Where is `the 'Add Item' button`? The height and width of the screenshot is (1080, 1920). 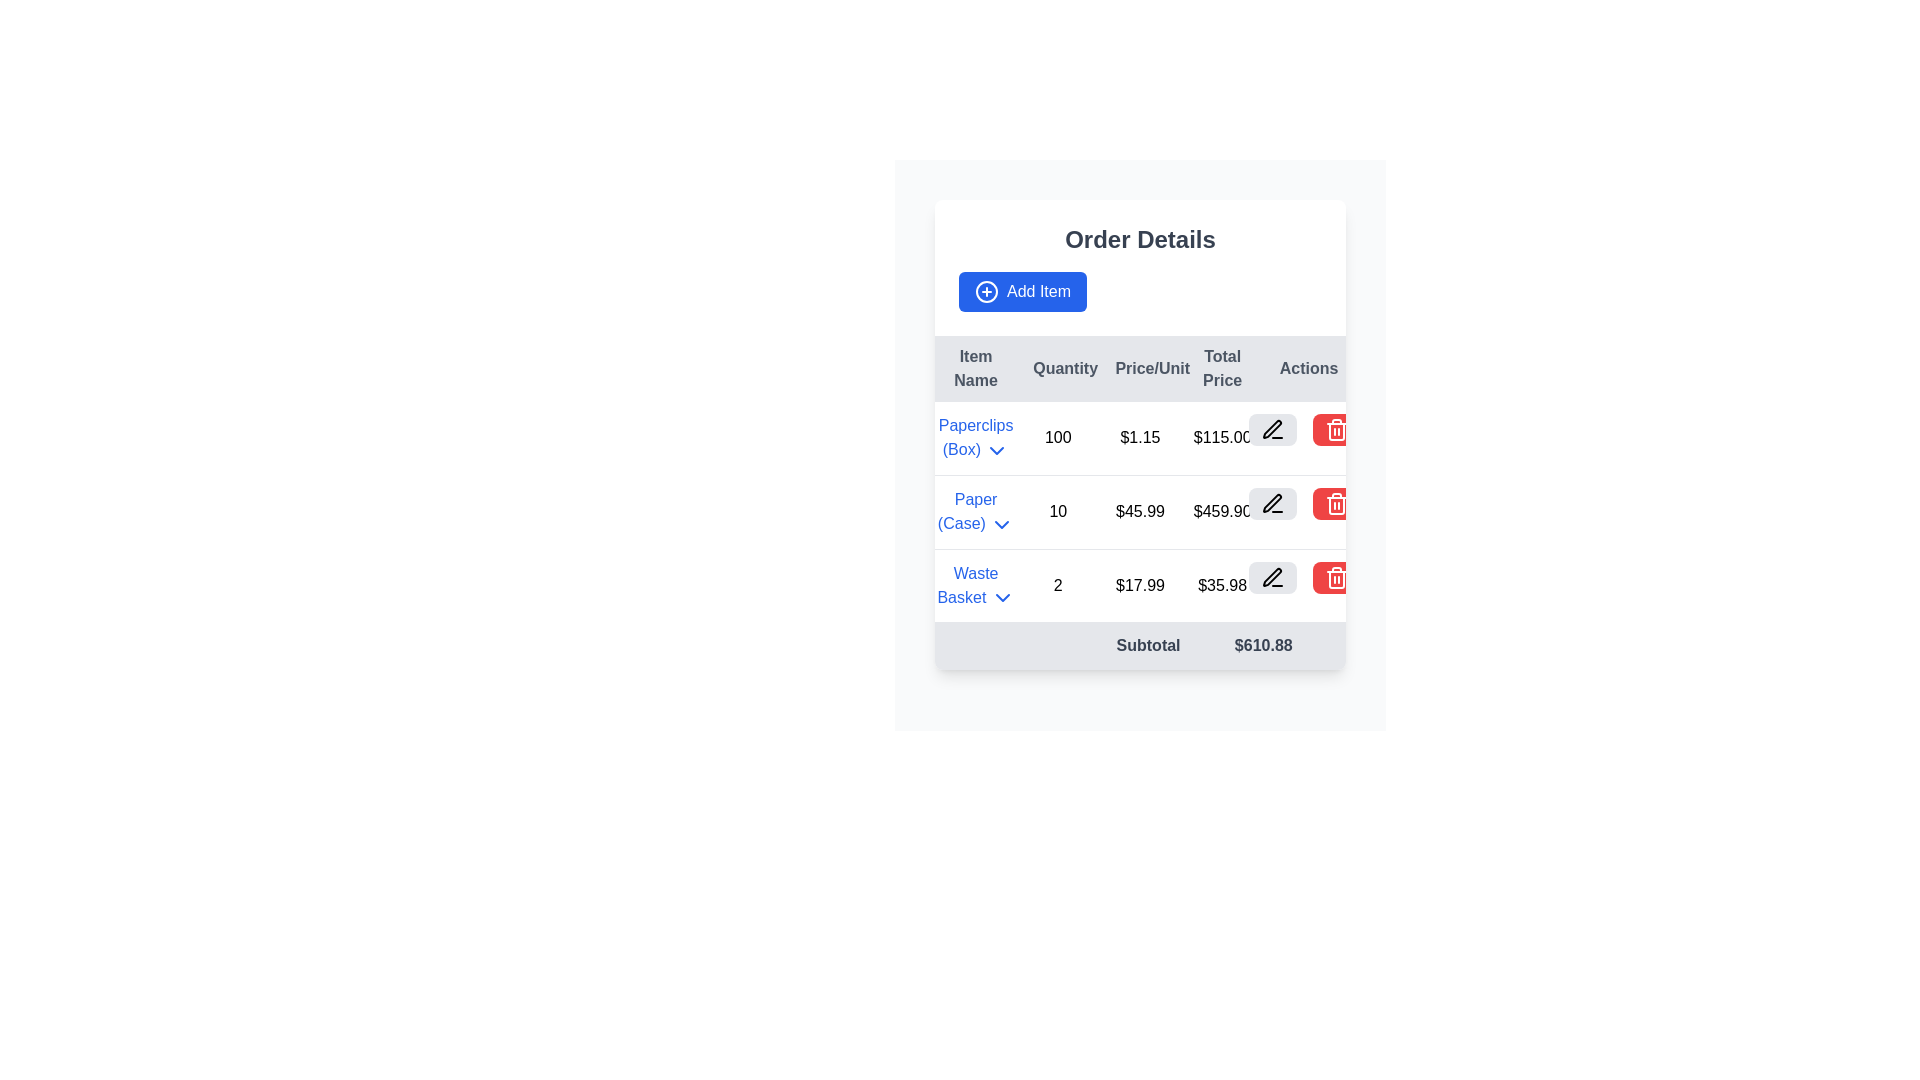
the 'Add Item' button is located at coordinates (1022, 292).